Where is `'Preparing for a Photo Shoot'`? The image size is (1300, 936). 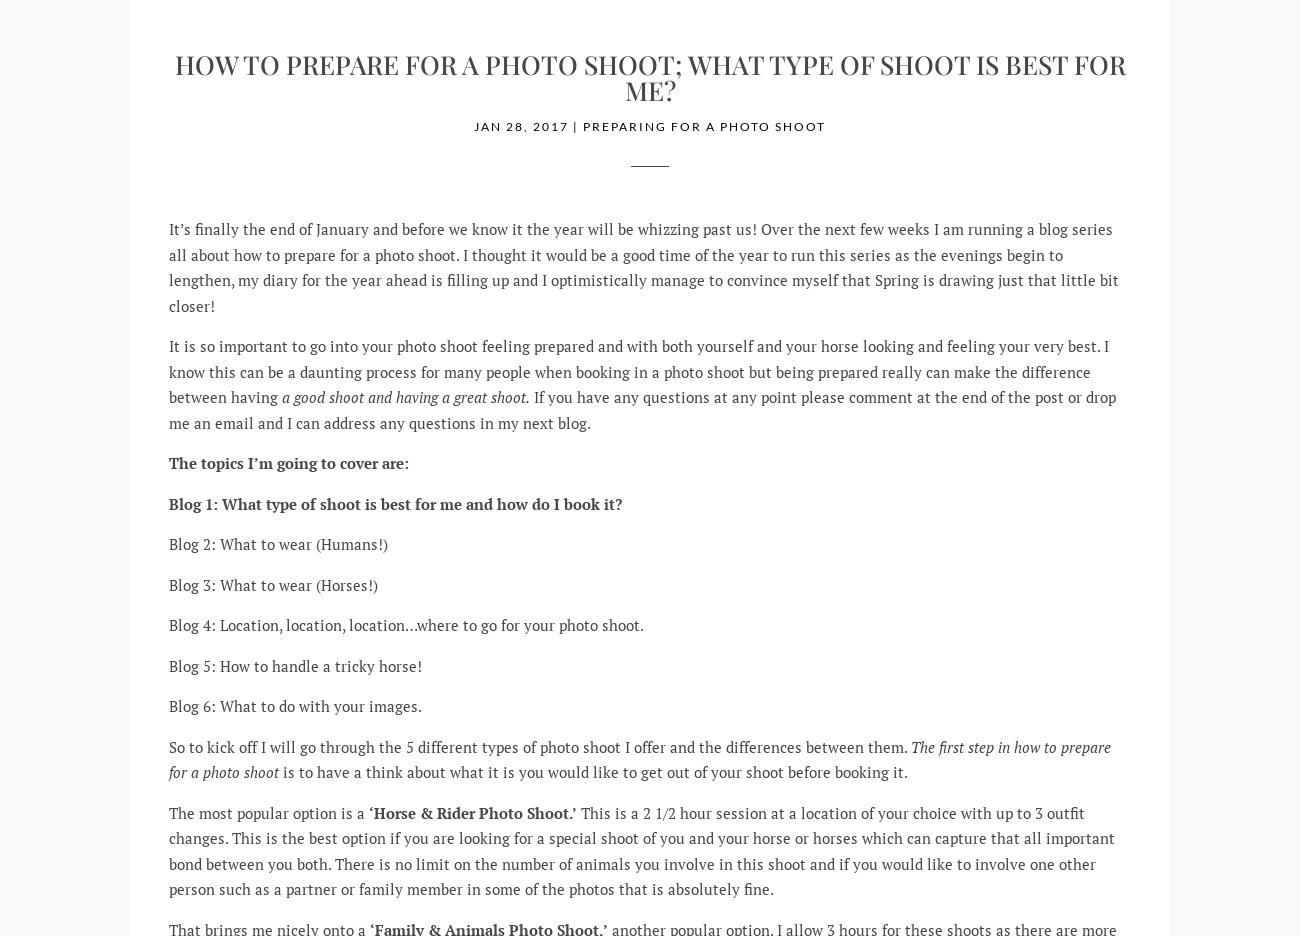 'Preparing for a Photo Shoot' is located at coordinates (703, 126).